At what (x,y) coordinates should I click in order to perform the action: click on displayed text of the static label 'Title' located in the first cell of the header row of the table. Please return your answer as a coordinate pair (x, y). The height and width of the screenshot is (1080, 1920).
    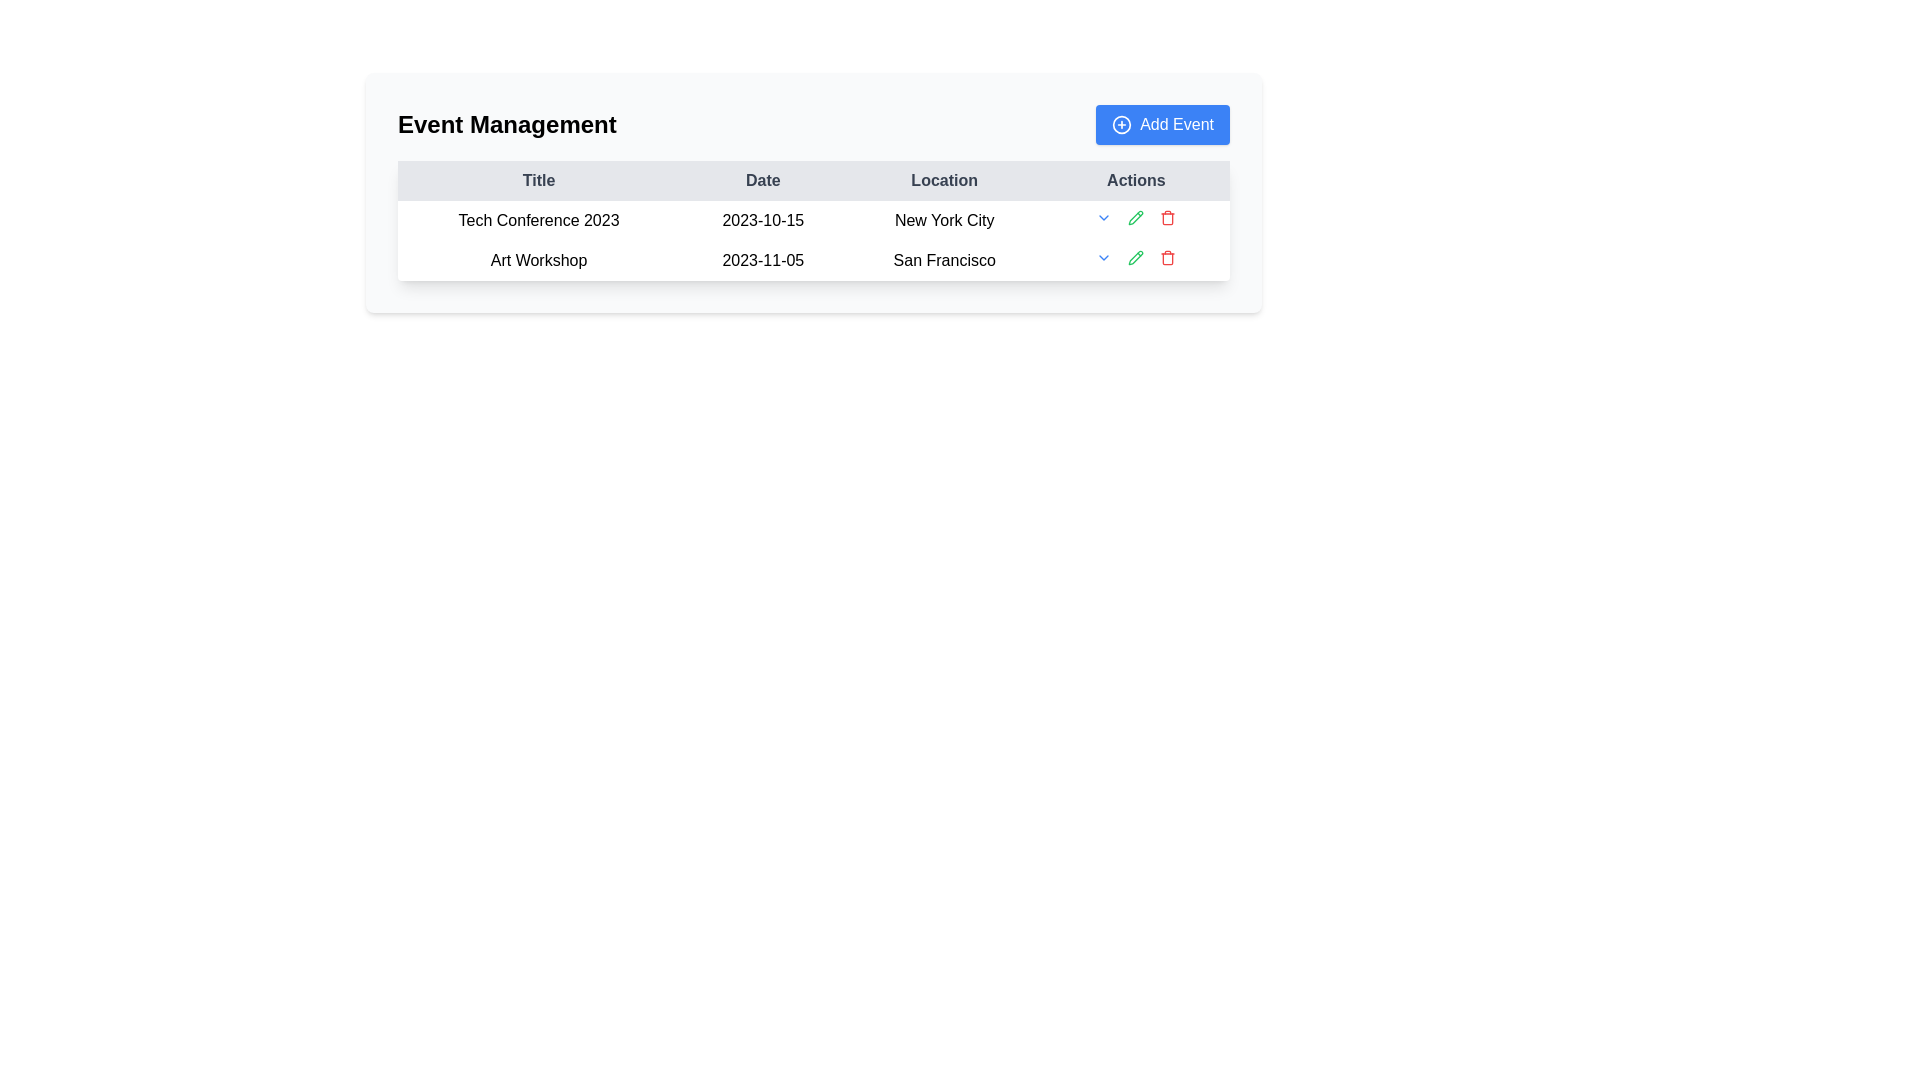
    Looking at the image, I should click on (539, 181).